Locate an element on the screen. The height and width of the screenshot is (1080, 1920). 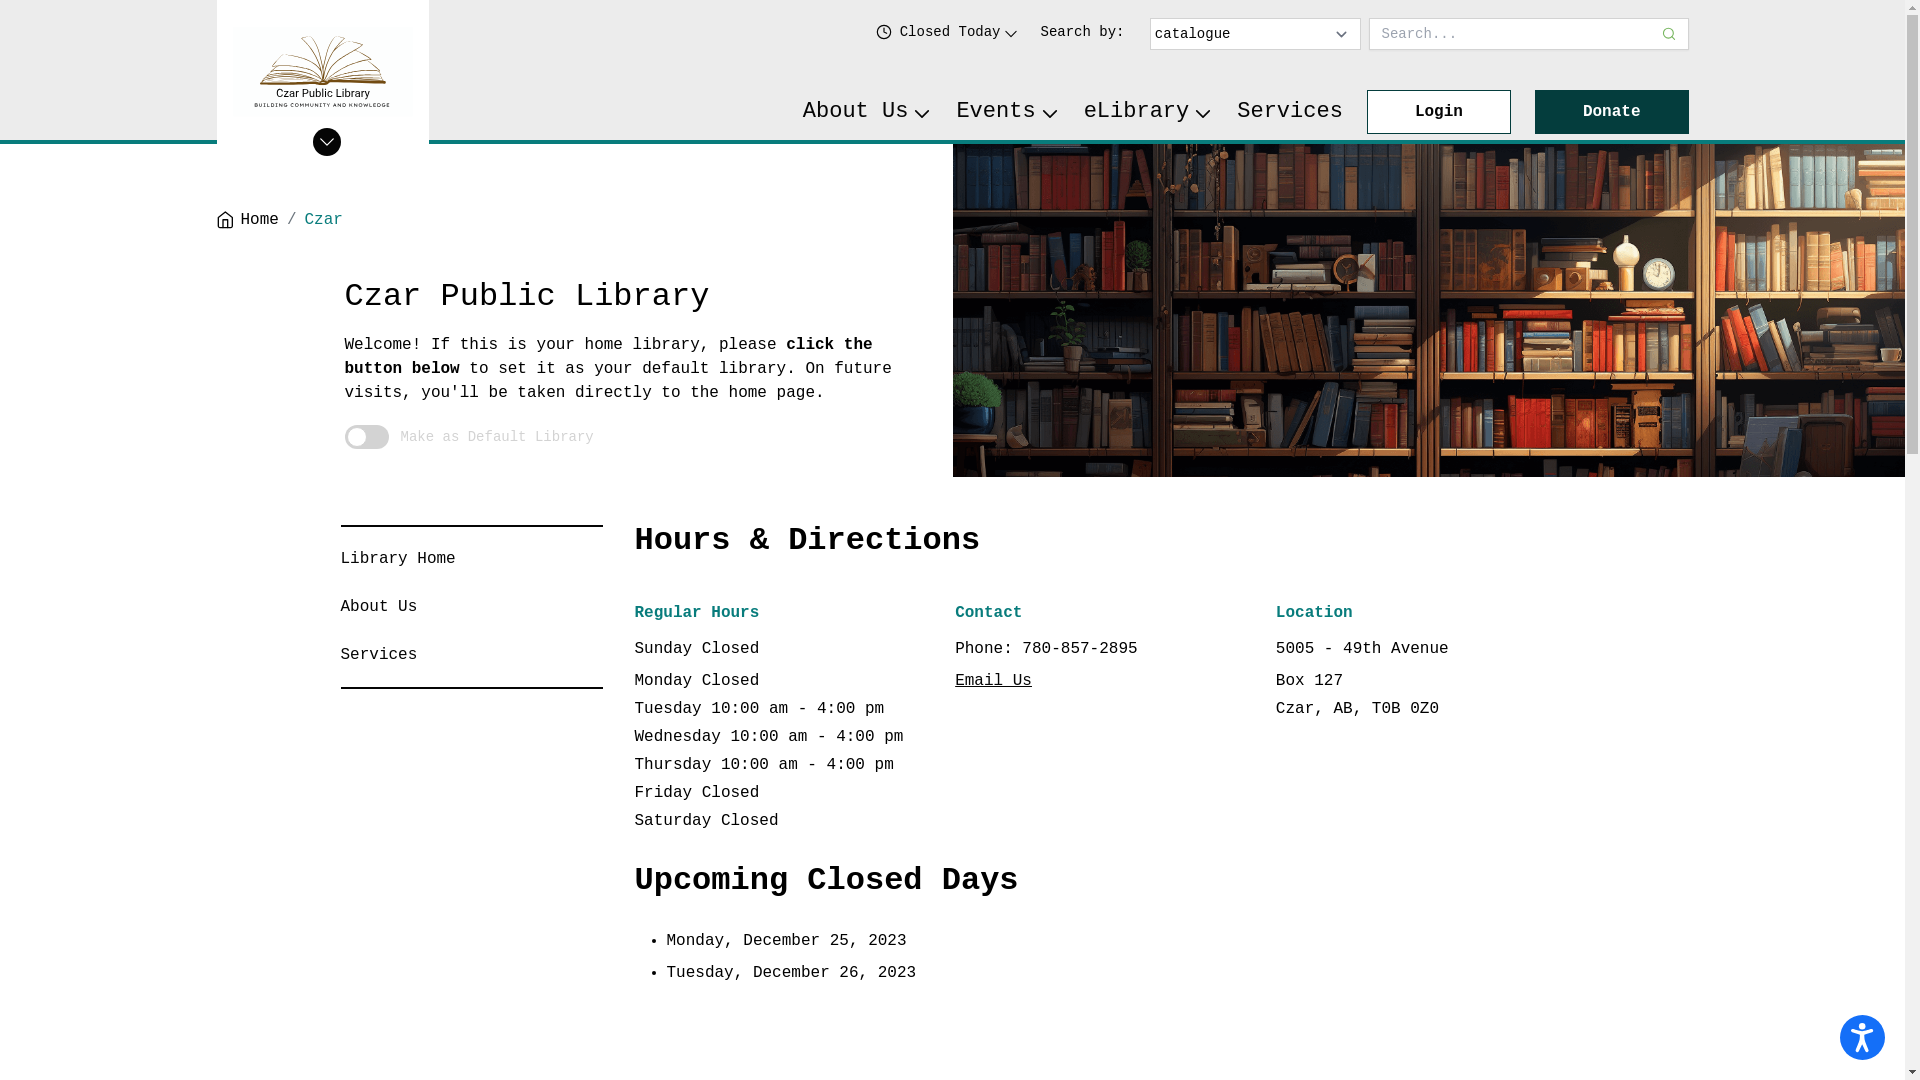
'Services' is located at coordinates (378, 655).